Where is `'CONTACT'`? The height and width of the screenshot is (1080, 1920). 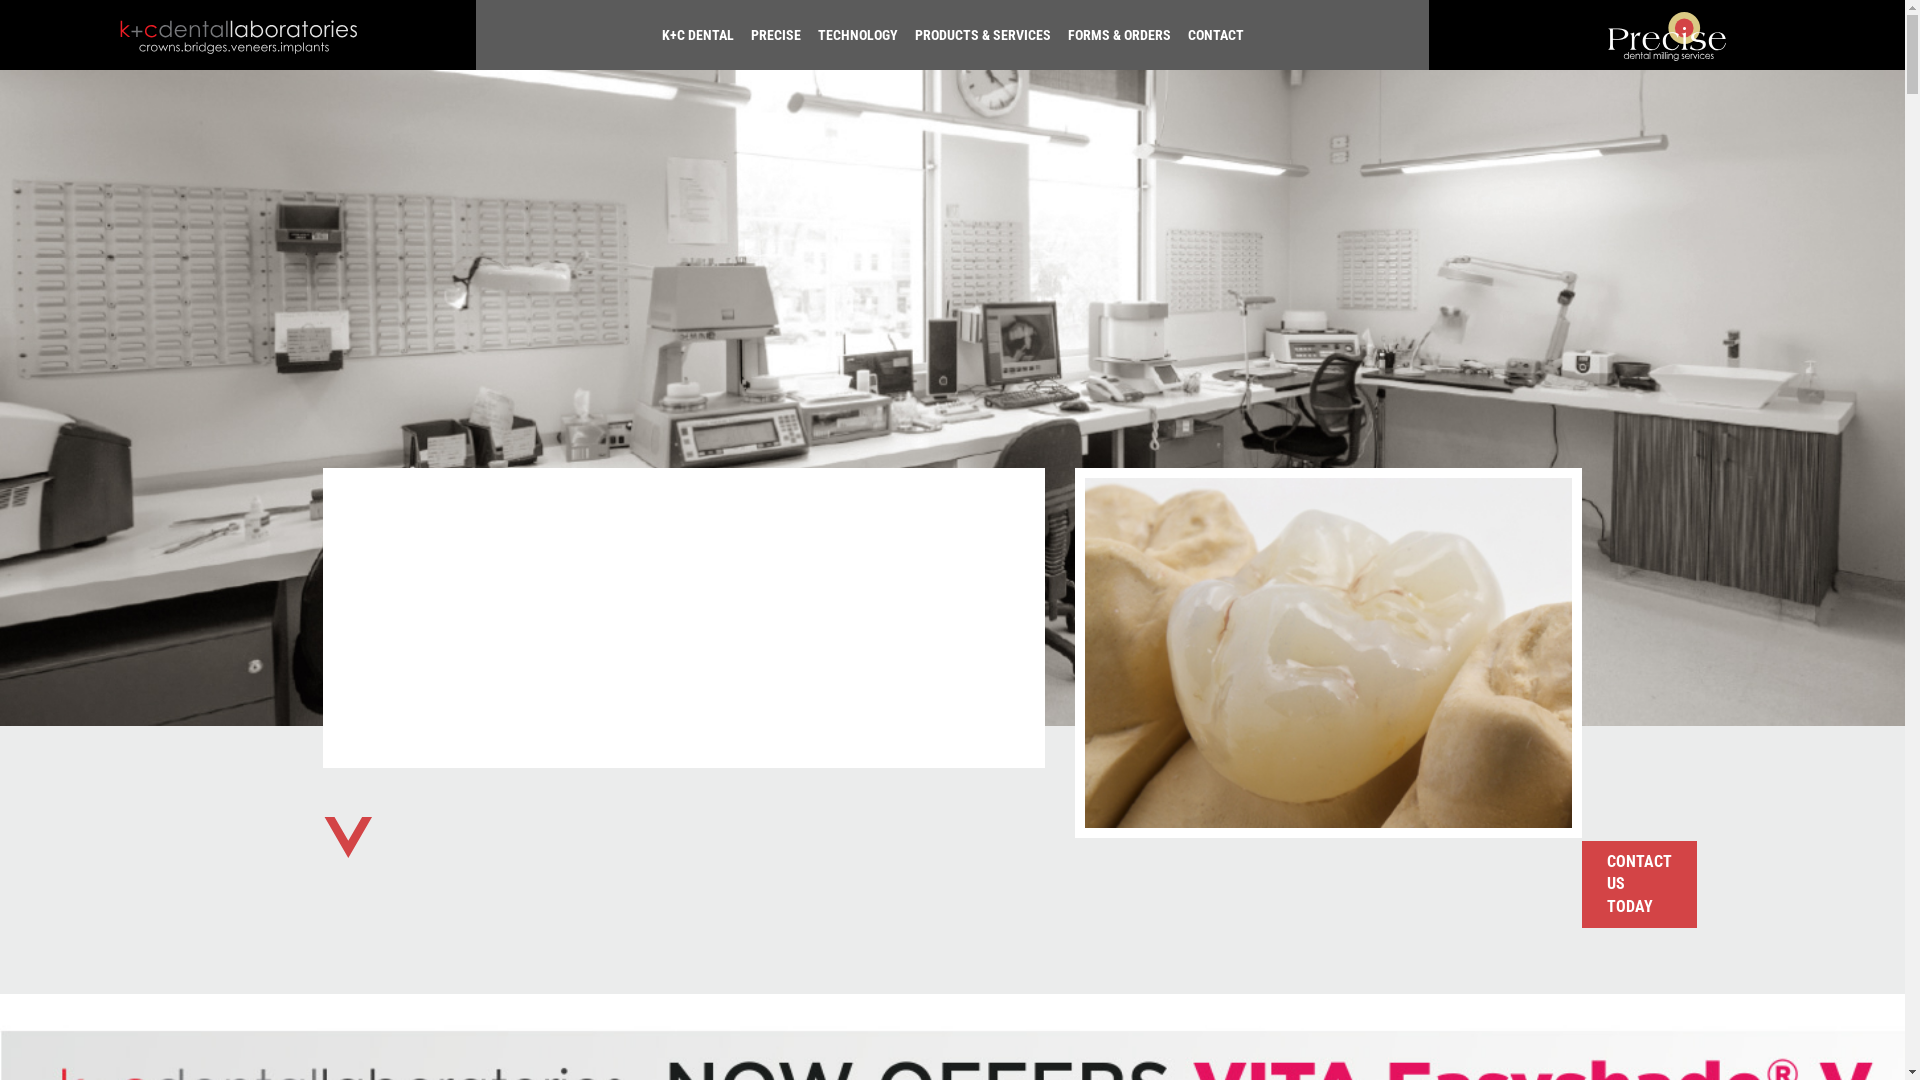 'CONTACT' is located at coordinates (1210, 34).